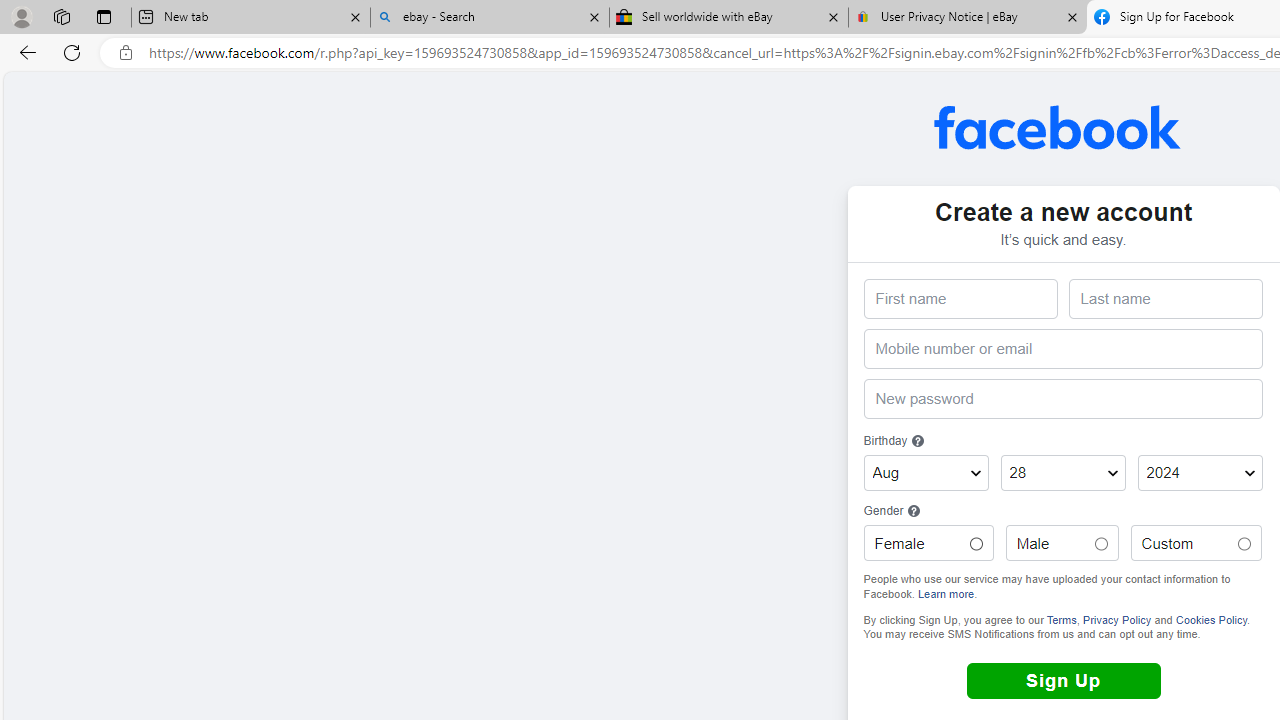 This screenshot has width=1280, height=720. I want to click on 'Facebook', so click(1056, 127).